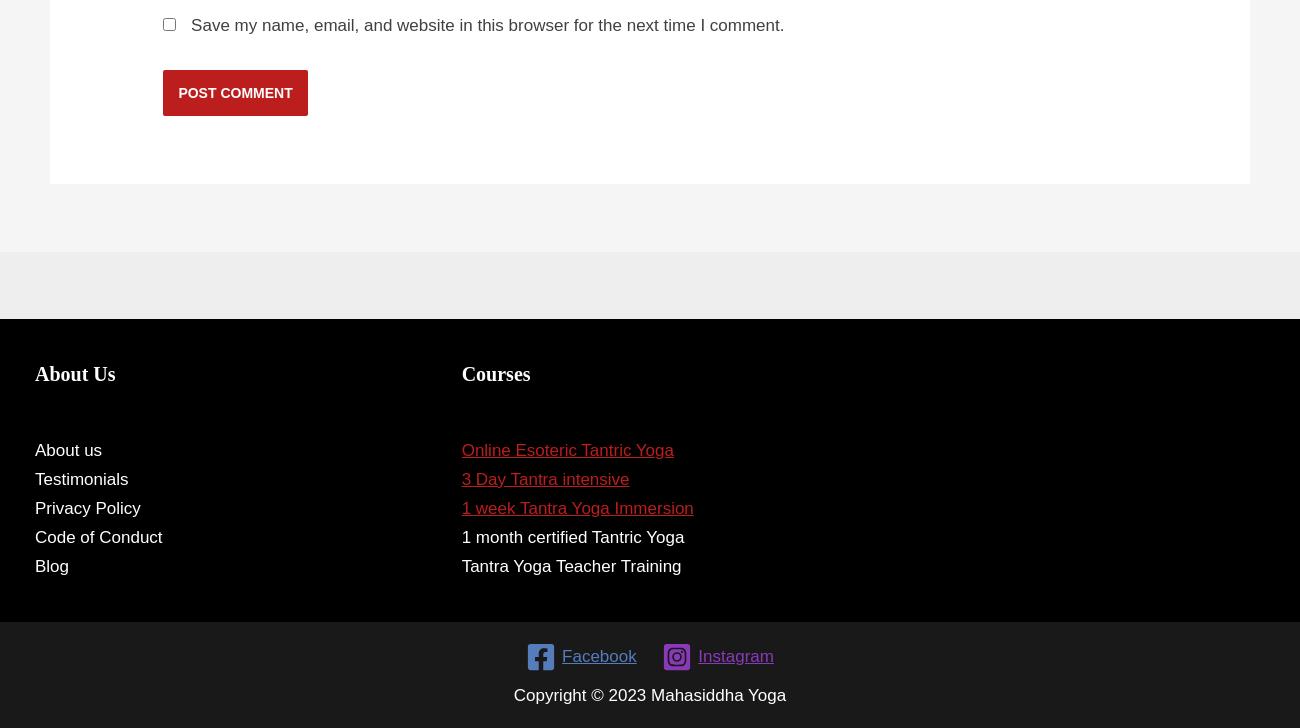 The width and height of the screenshot is (1300, 728). What do you see at coordinates (75, 372) in the screenshot?
I see `'About Us'` at bounding box center [75, 372].